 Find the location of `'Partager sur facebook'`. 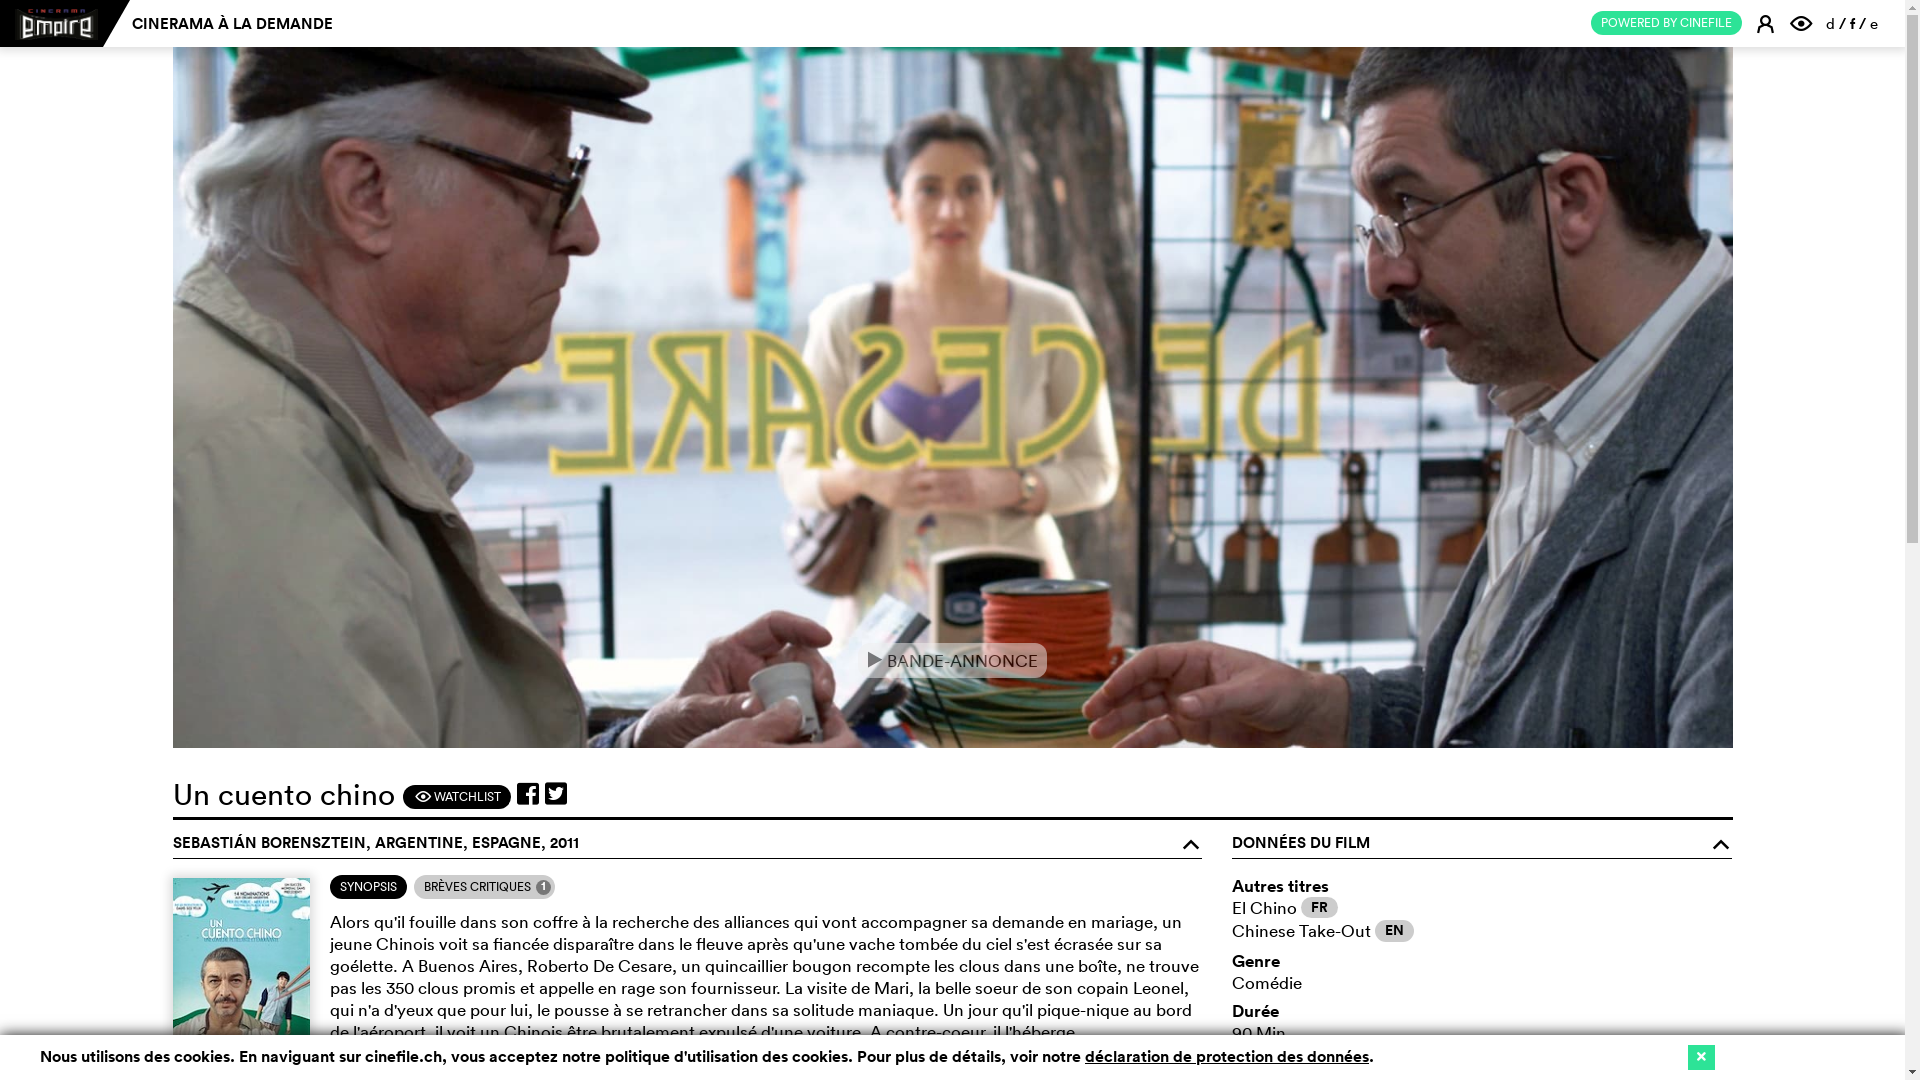

'Partager sur facebook' is located at coordinates (527, 793).